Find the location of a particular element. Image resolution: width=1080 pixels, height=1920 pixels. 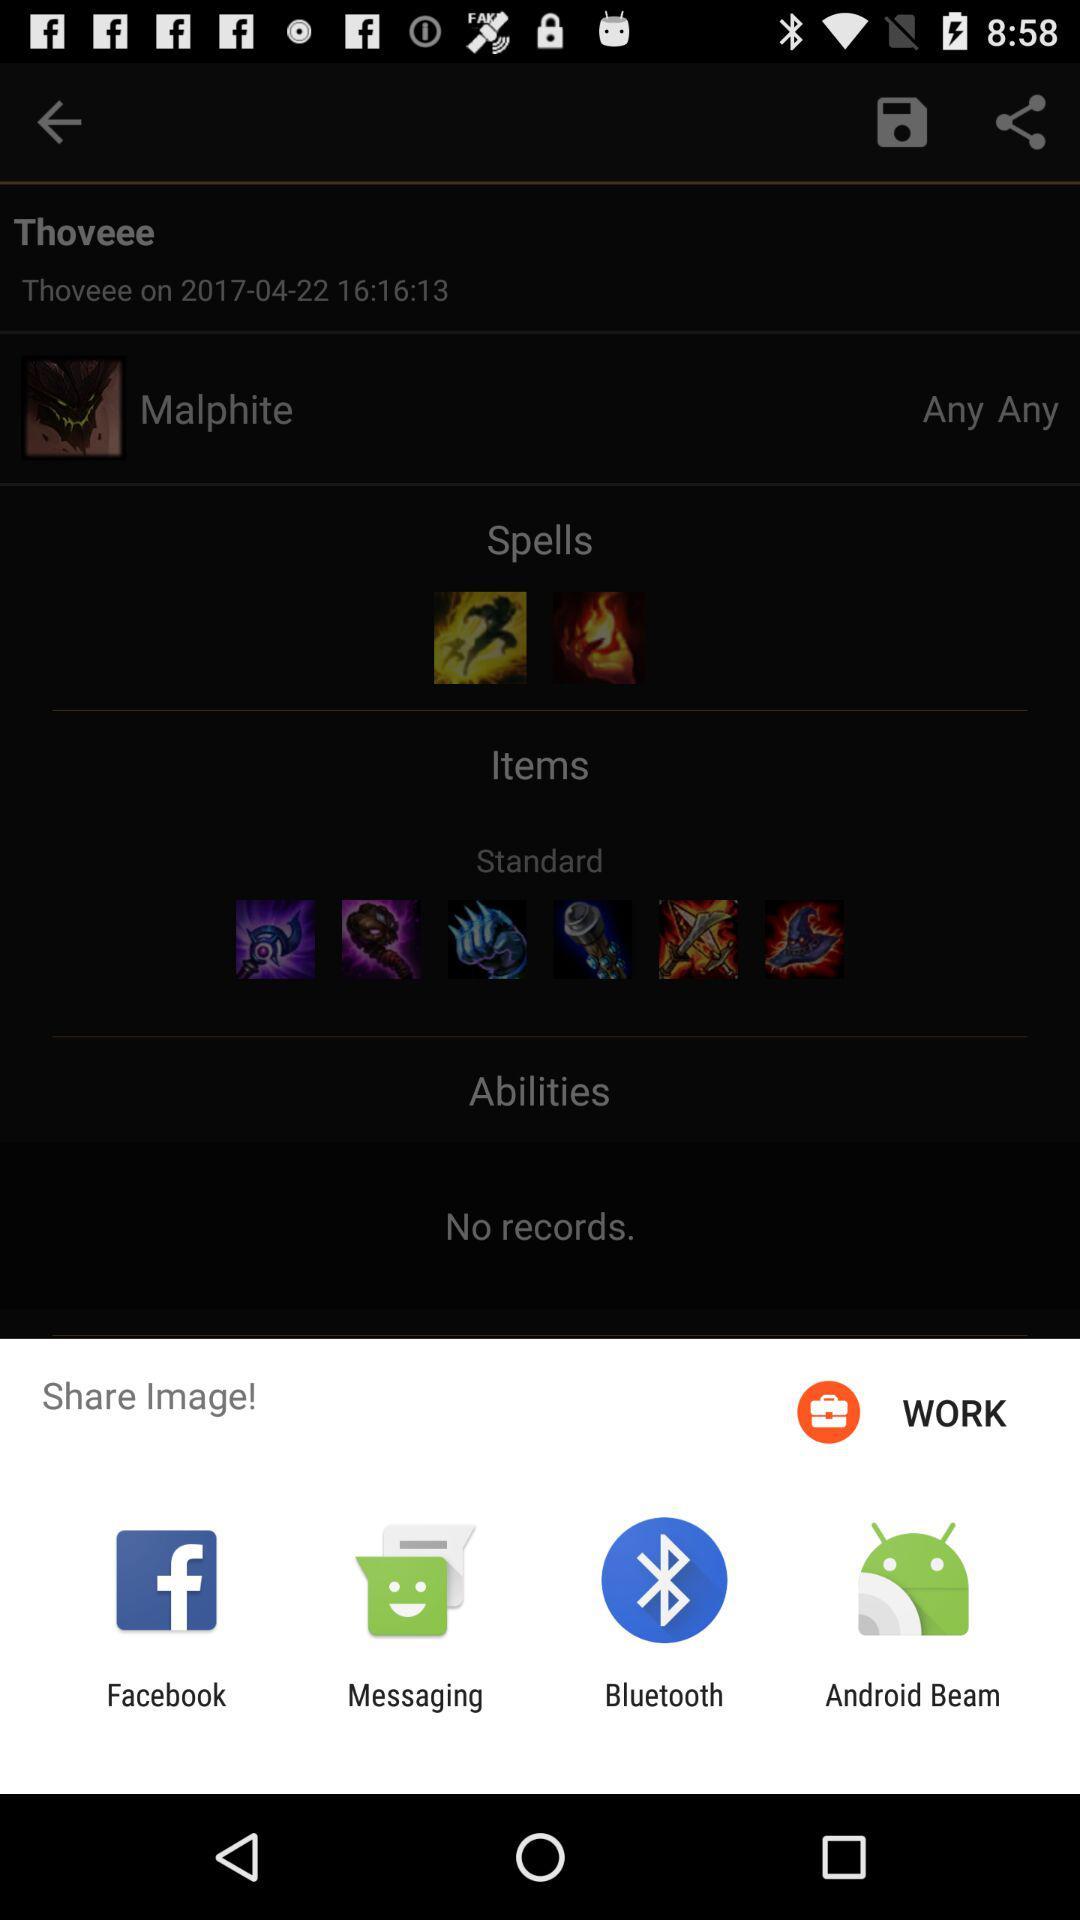

the app to the left of android beam app is located at coordinates (664, 1711).